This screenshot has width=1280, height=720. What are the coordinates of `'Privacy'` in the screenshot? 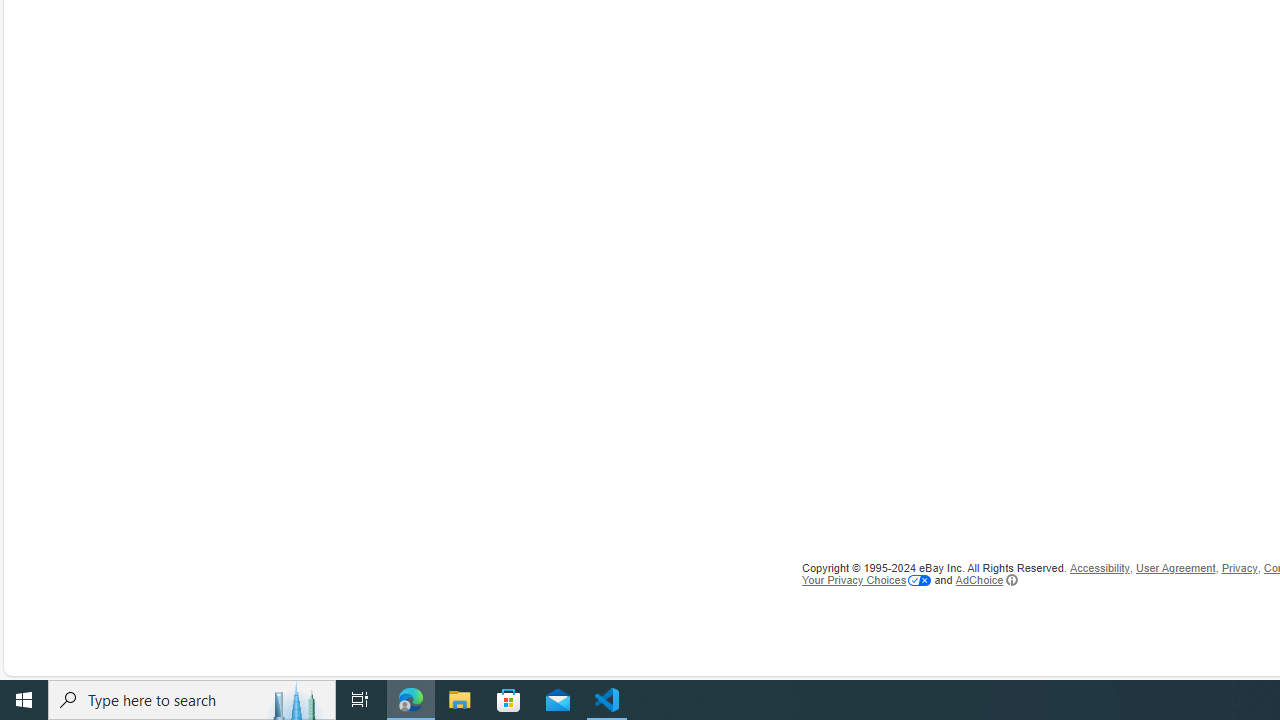 It's located at (1238, 568).